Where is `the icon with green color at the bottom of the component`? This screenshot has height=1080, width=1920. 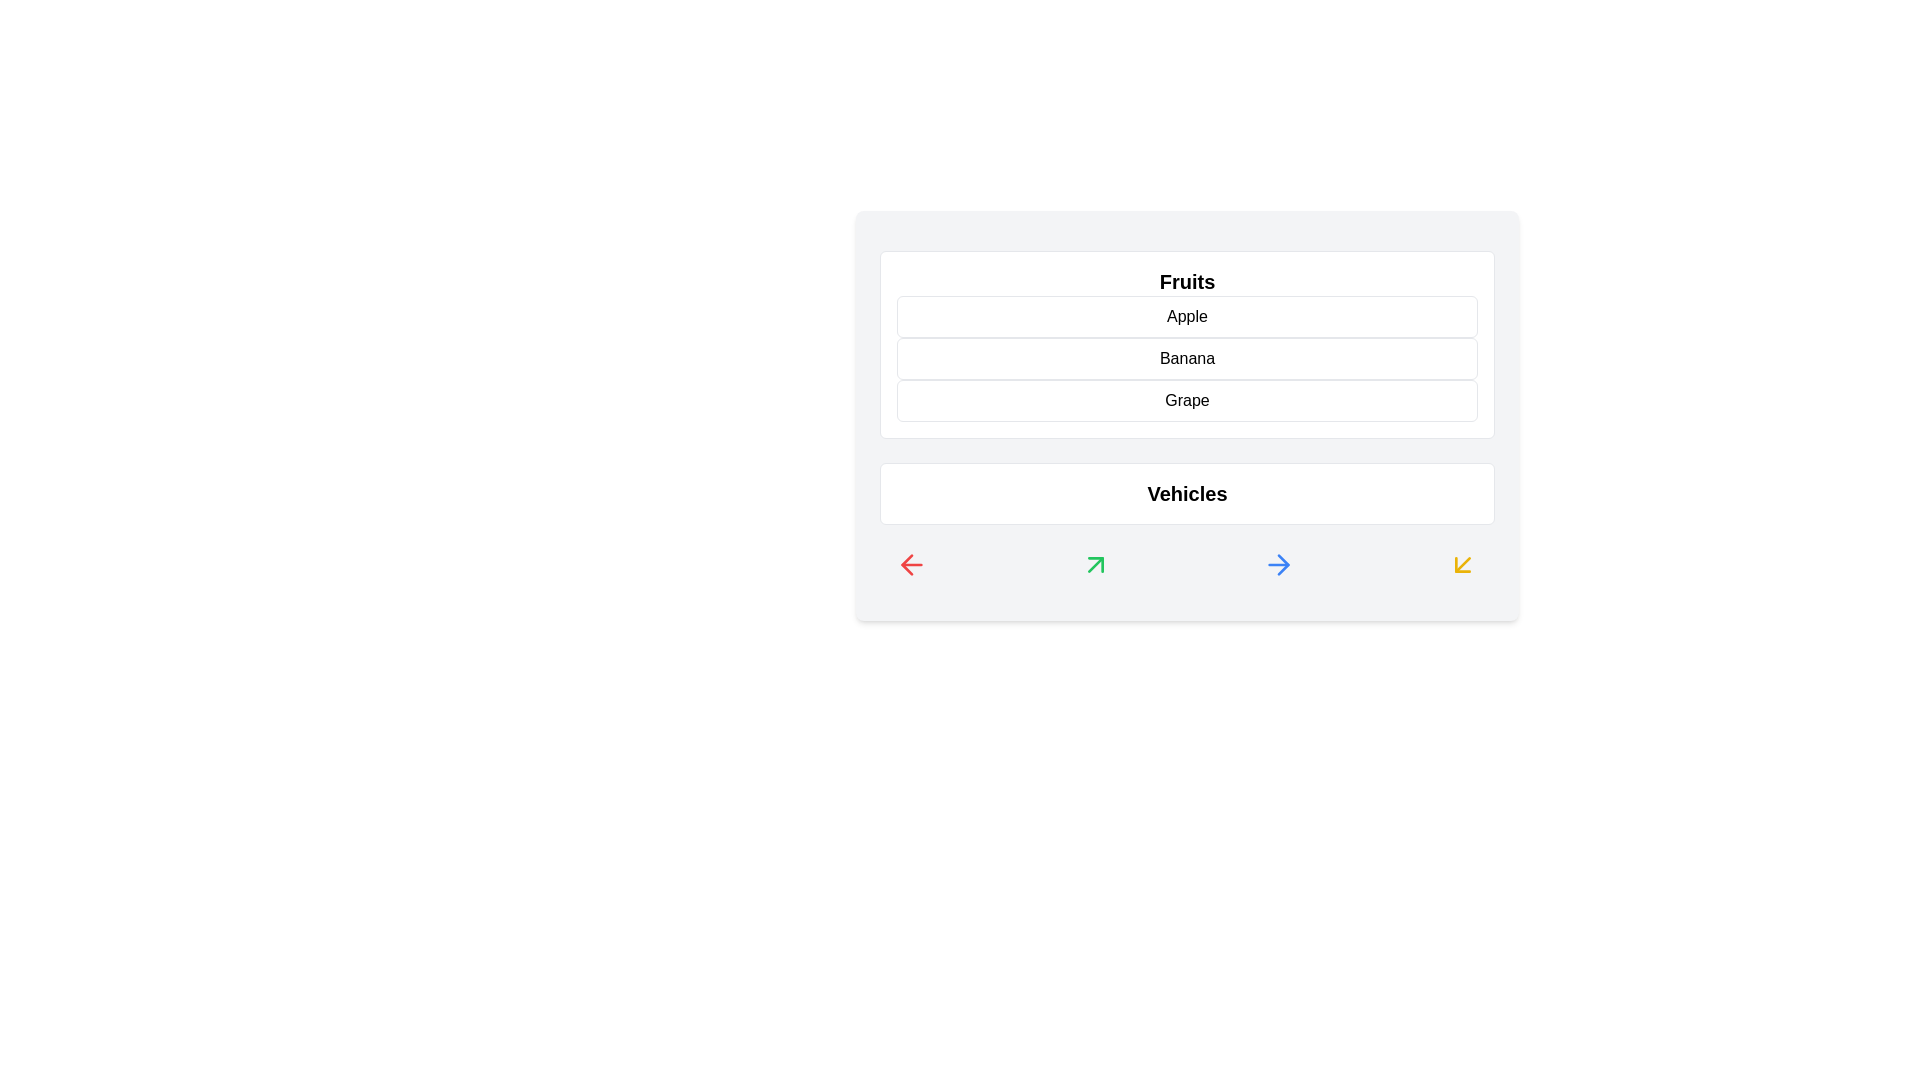 the icon with green color at the bottom of the component is located at coordinates (1094, 564).